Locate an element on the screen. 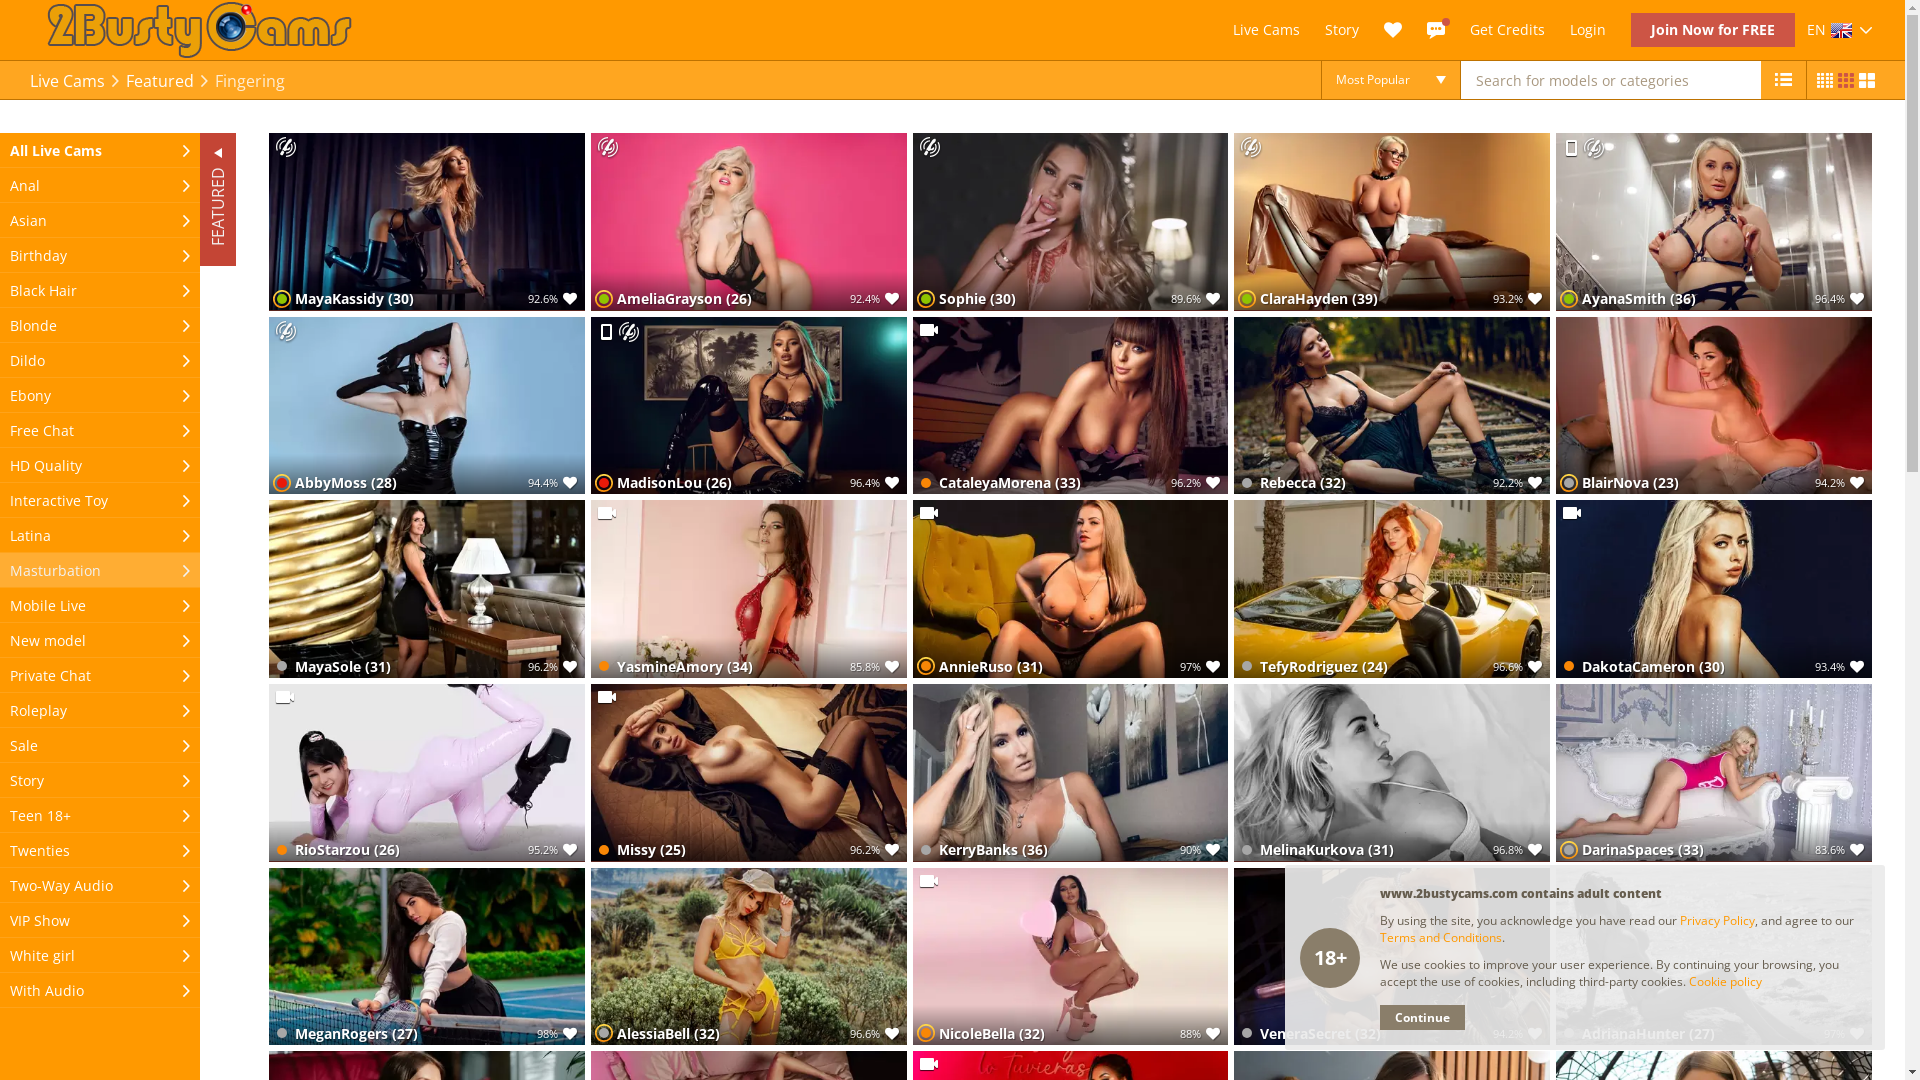  'DakotaCameron (30) is located at coordinates (1712, 588).